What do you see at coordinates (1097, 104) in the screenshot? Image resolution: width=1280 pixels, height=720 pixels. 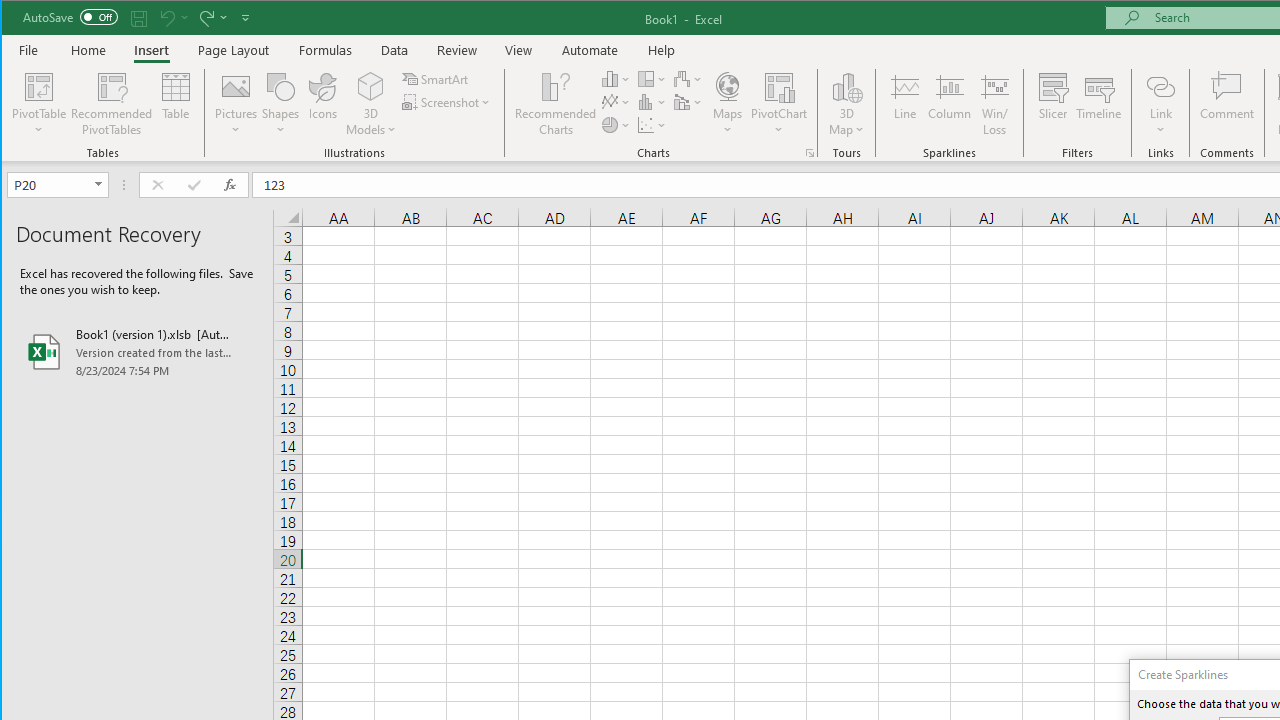 I see `'Timeline'` at bounding box center [1097, 104].